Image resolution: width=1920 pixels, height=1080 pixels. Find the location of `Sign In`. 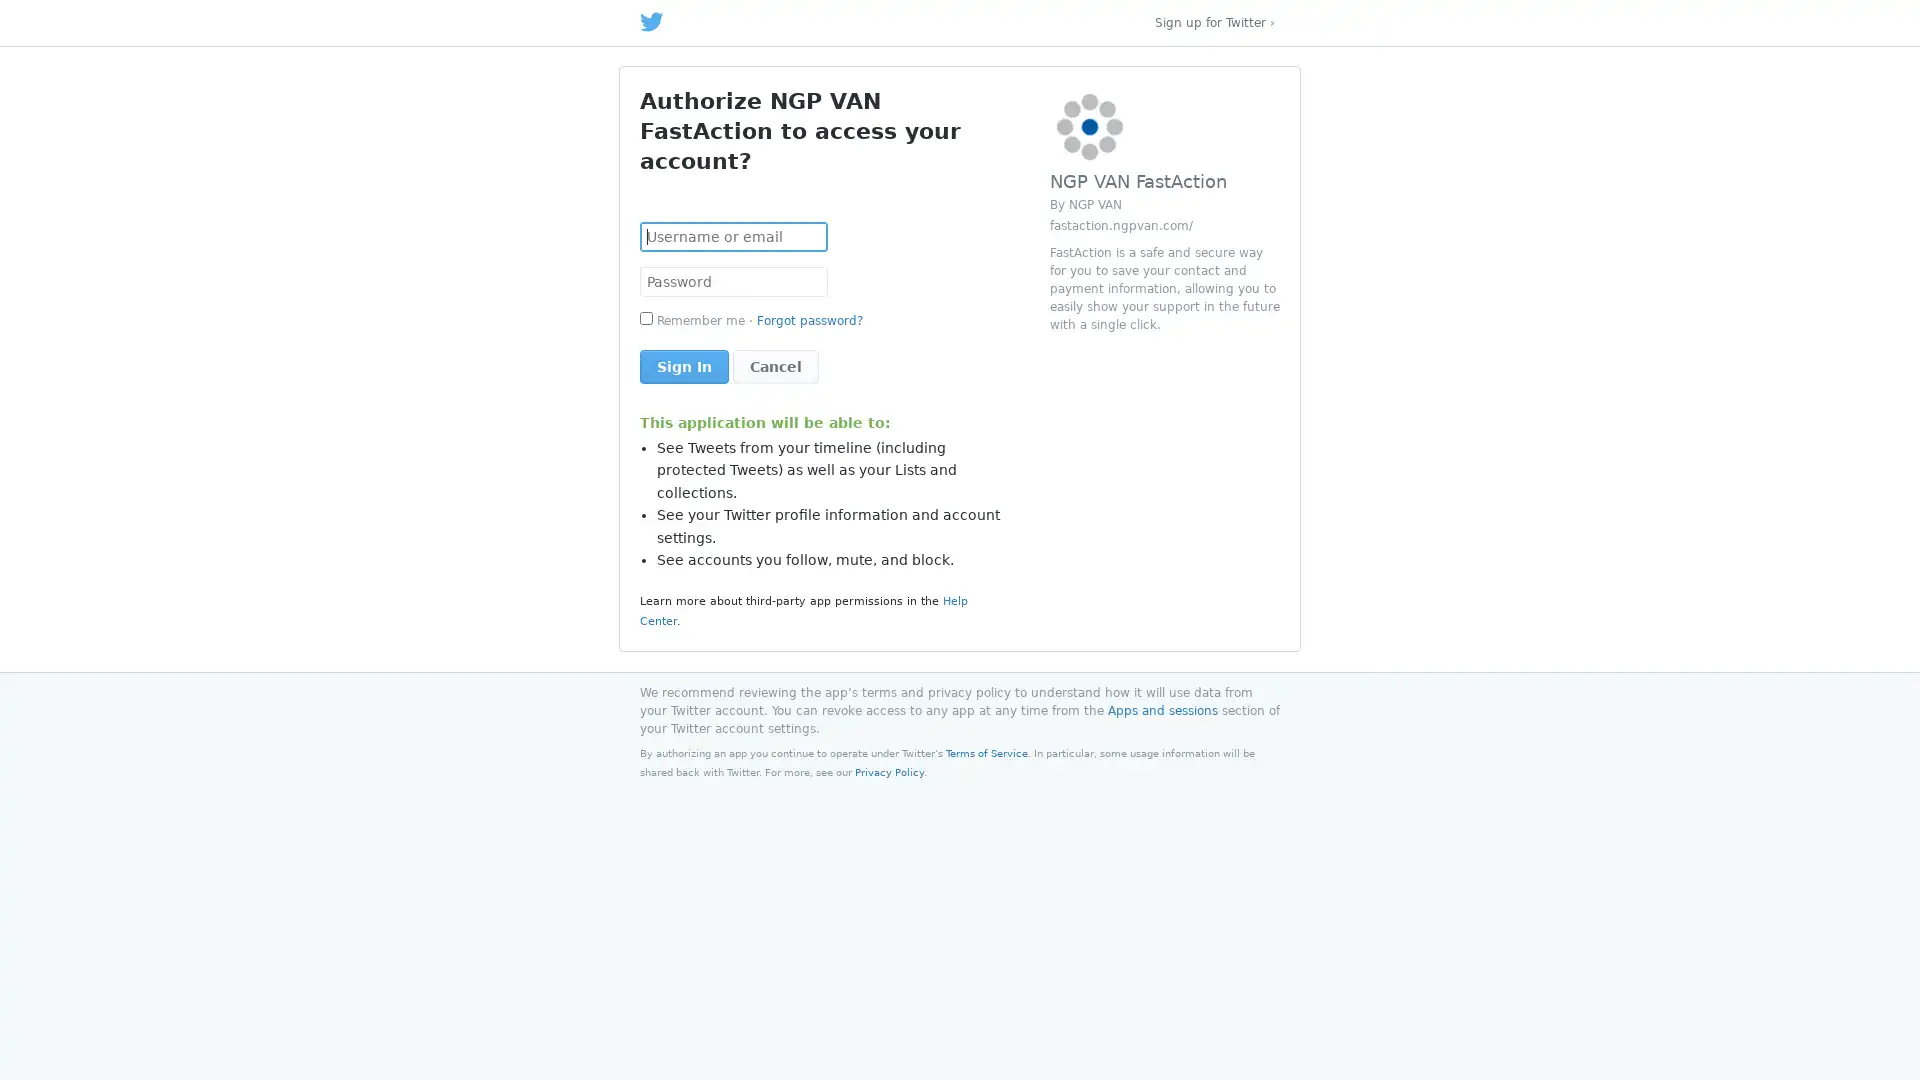

Sign In is located at coordinates (684, 366).